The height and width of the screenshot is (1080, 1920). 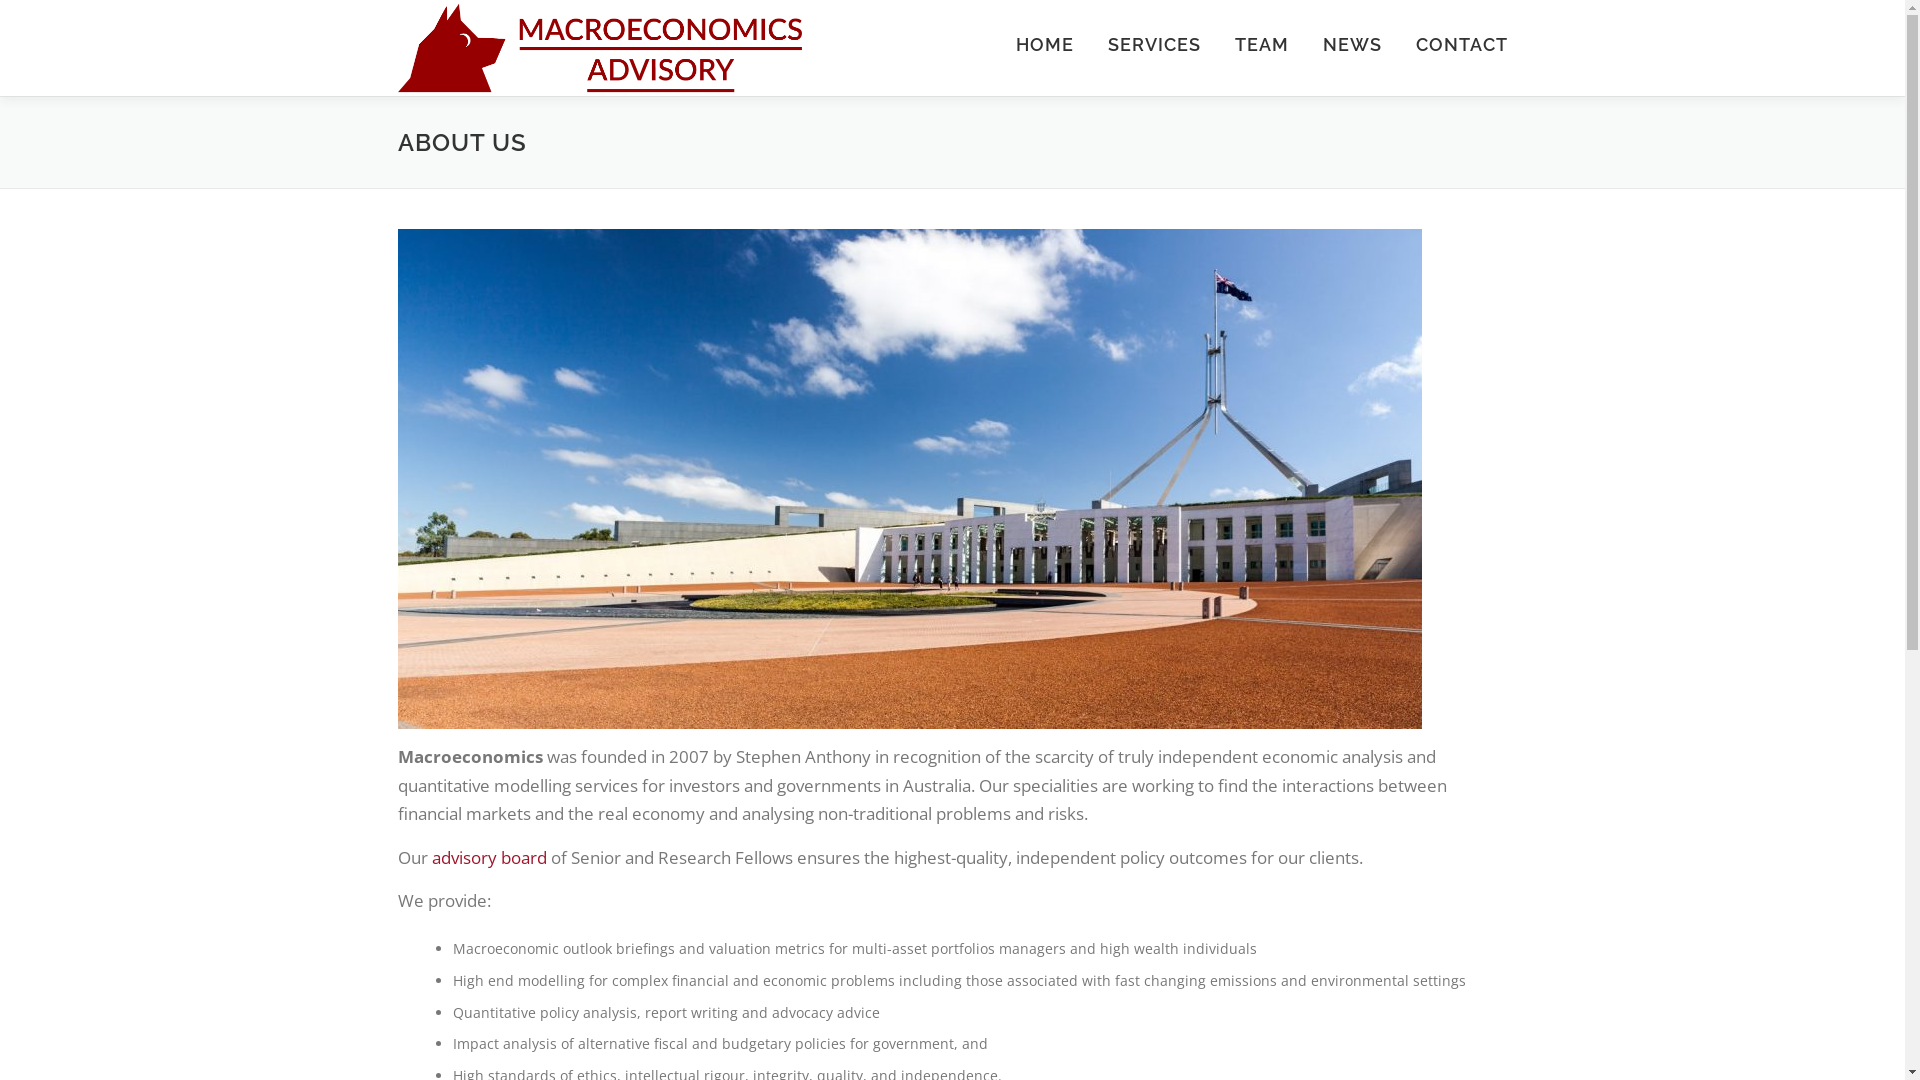 I want to click on 'advisory board', so click(x=489, y=856).